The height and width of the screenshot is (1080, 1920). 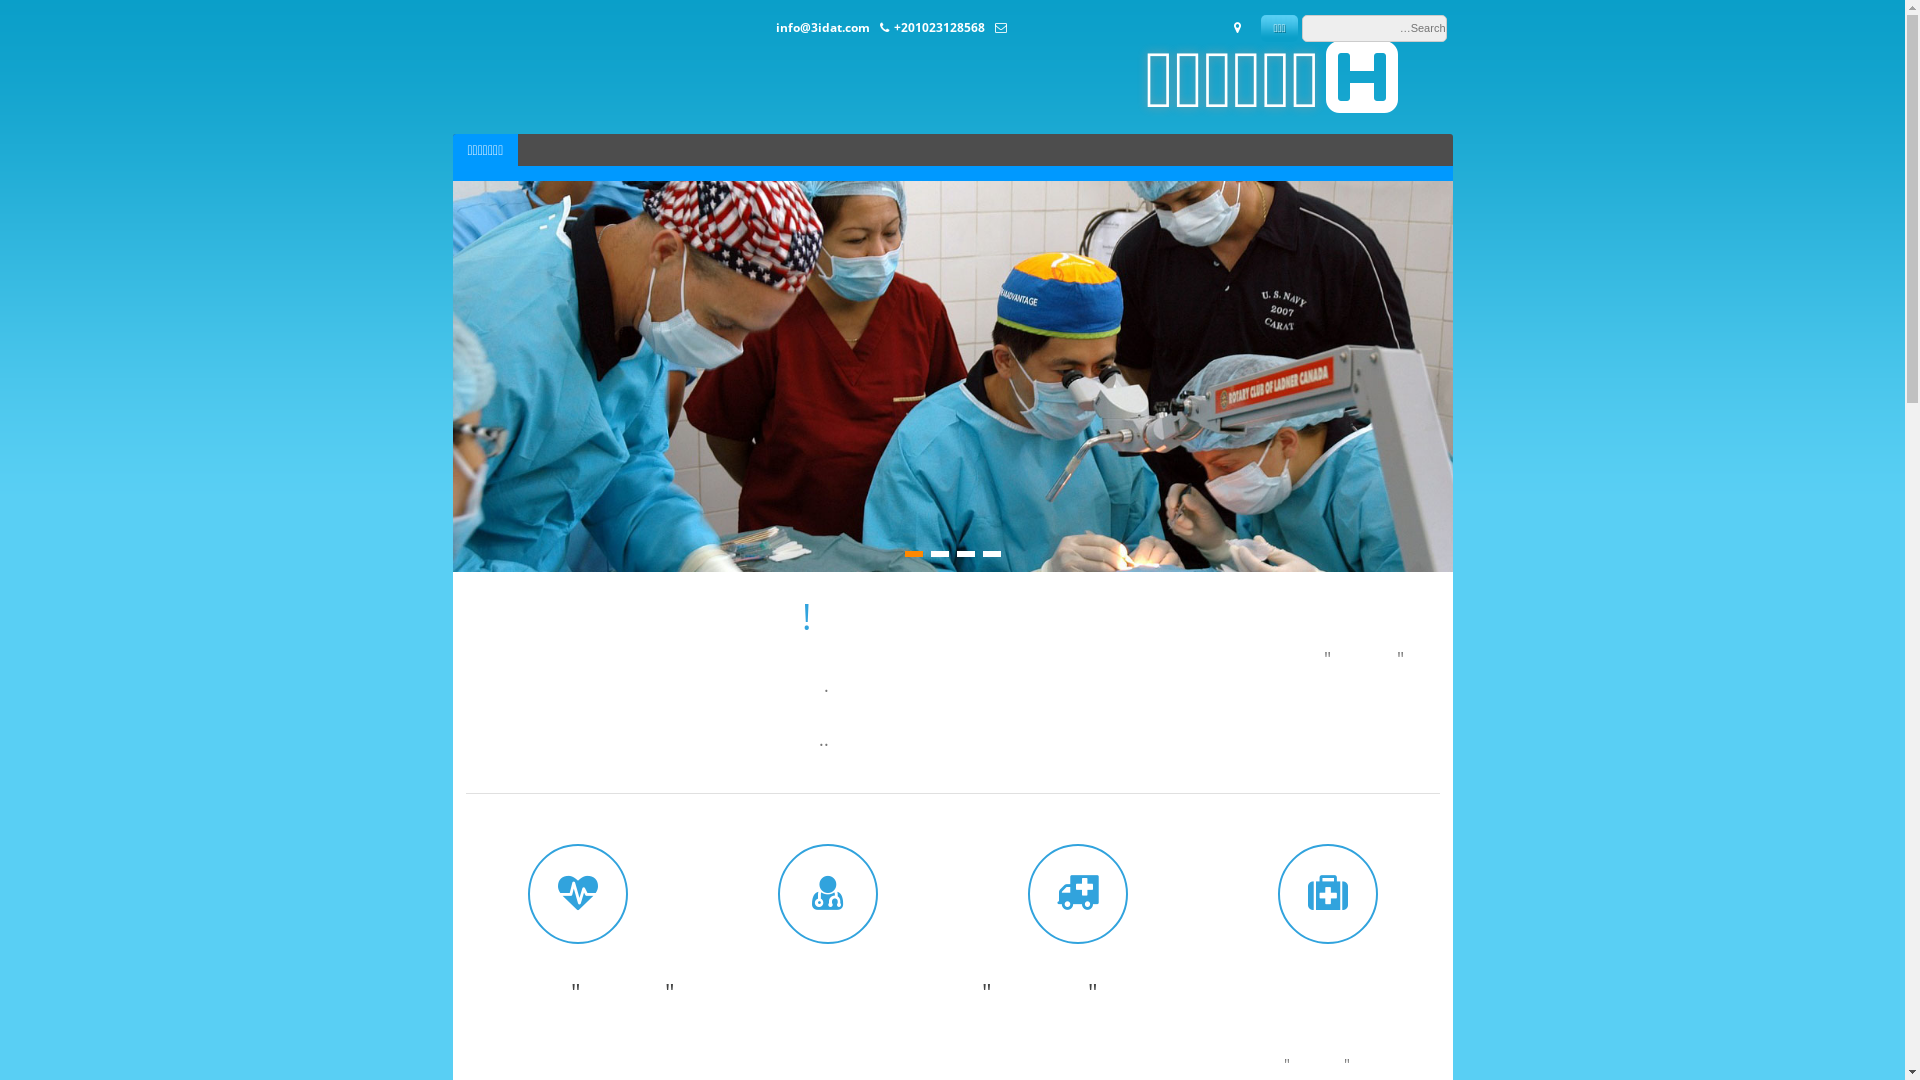 I want to click on '4', so click(x=911, y=554).